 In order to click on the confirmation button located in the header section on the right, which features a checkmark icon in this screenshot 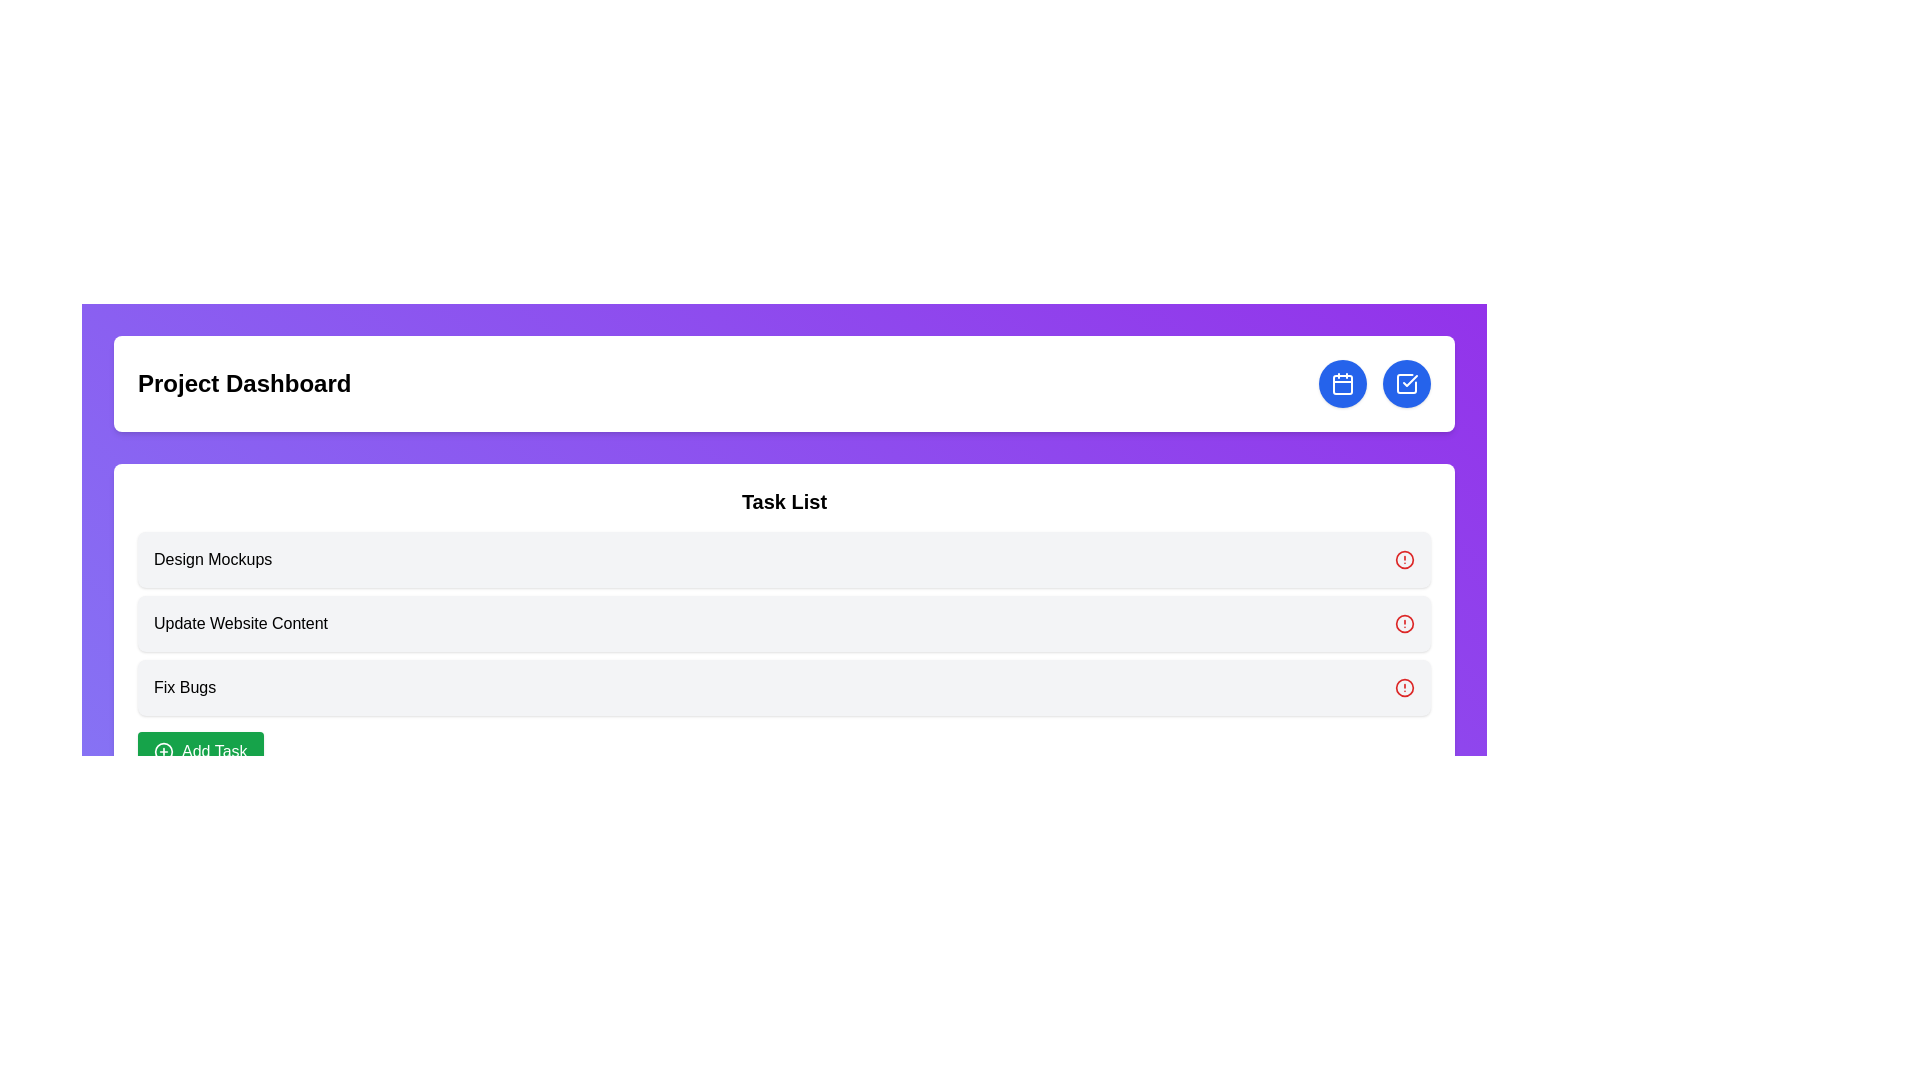, I will do `click(1405, 384)`.